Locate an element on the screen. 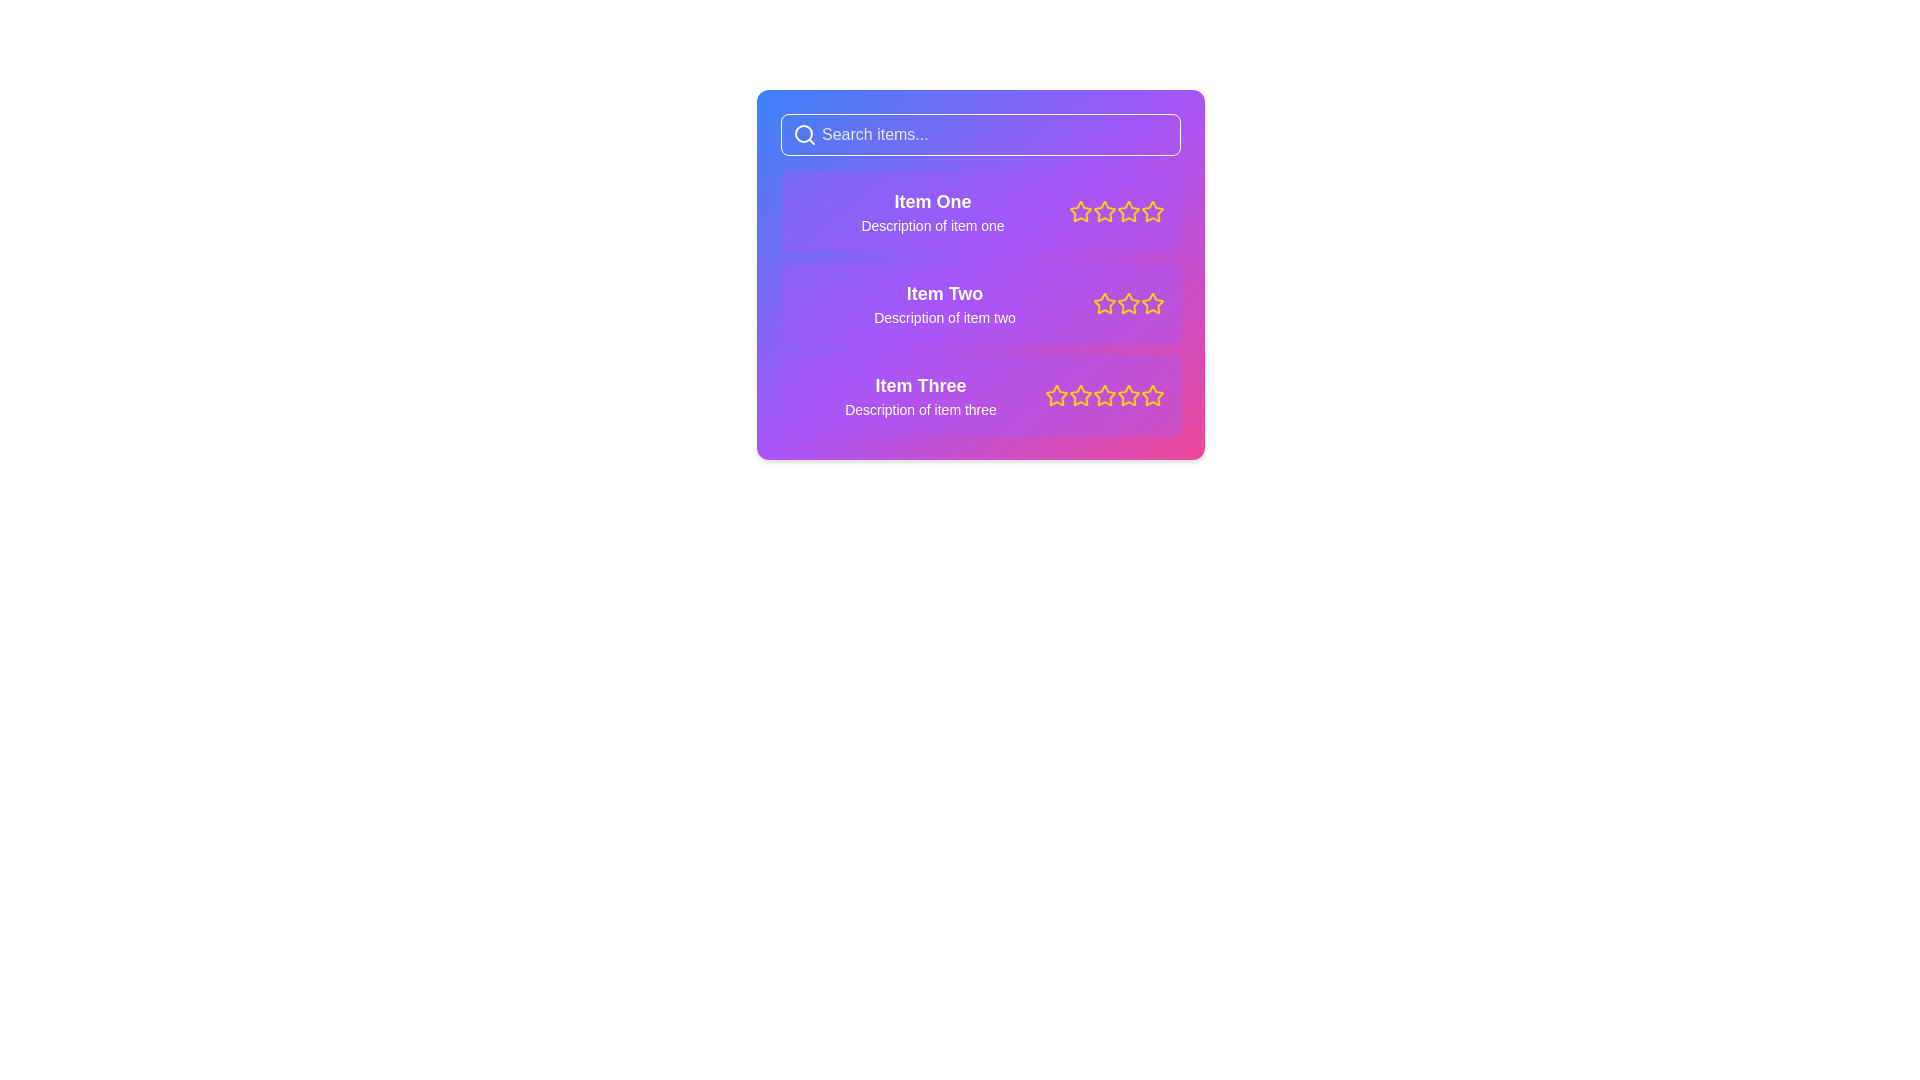 This screenshot has height=1080, width=1920. the text block displaying 'Item One' with its description 'Description of item one', which is the first item in a list and has a purple gradient background is located at coordinates (931, 212).